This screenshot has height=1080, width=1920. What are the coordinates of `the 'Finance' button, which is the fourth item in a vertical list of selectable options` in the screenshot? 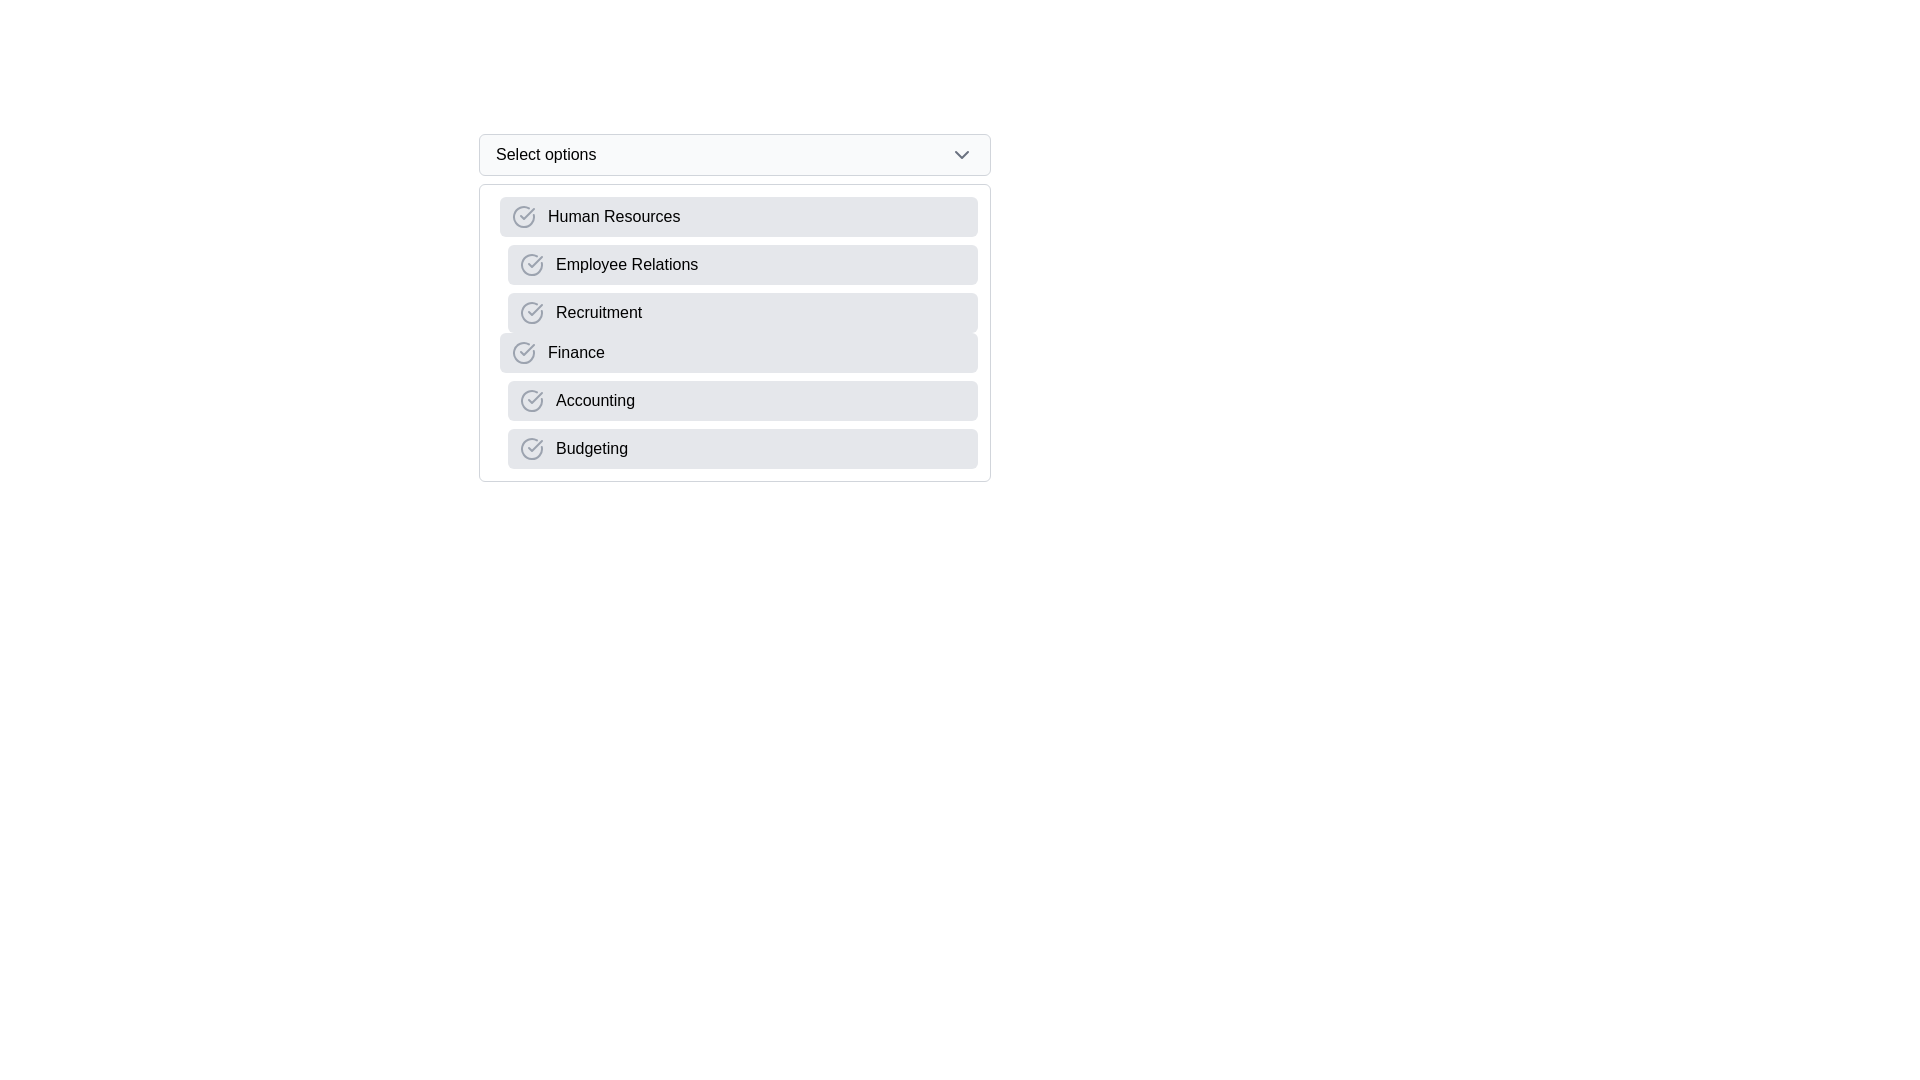 It's located at (738, 352).